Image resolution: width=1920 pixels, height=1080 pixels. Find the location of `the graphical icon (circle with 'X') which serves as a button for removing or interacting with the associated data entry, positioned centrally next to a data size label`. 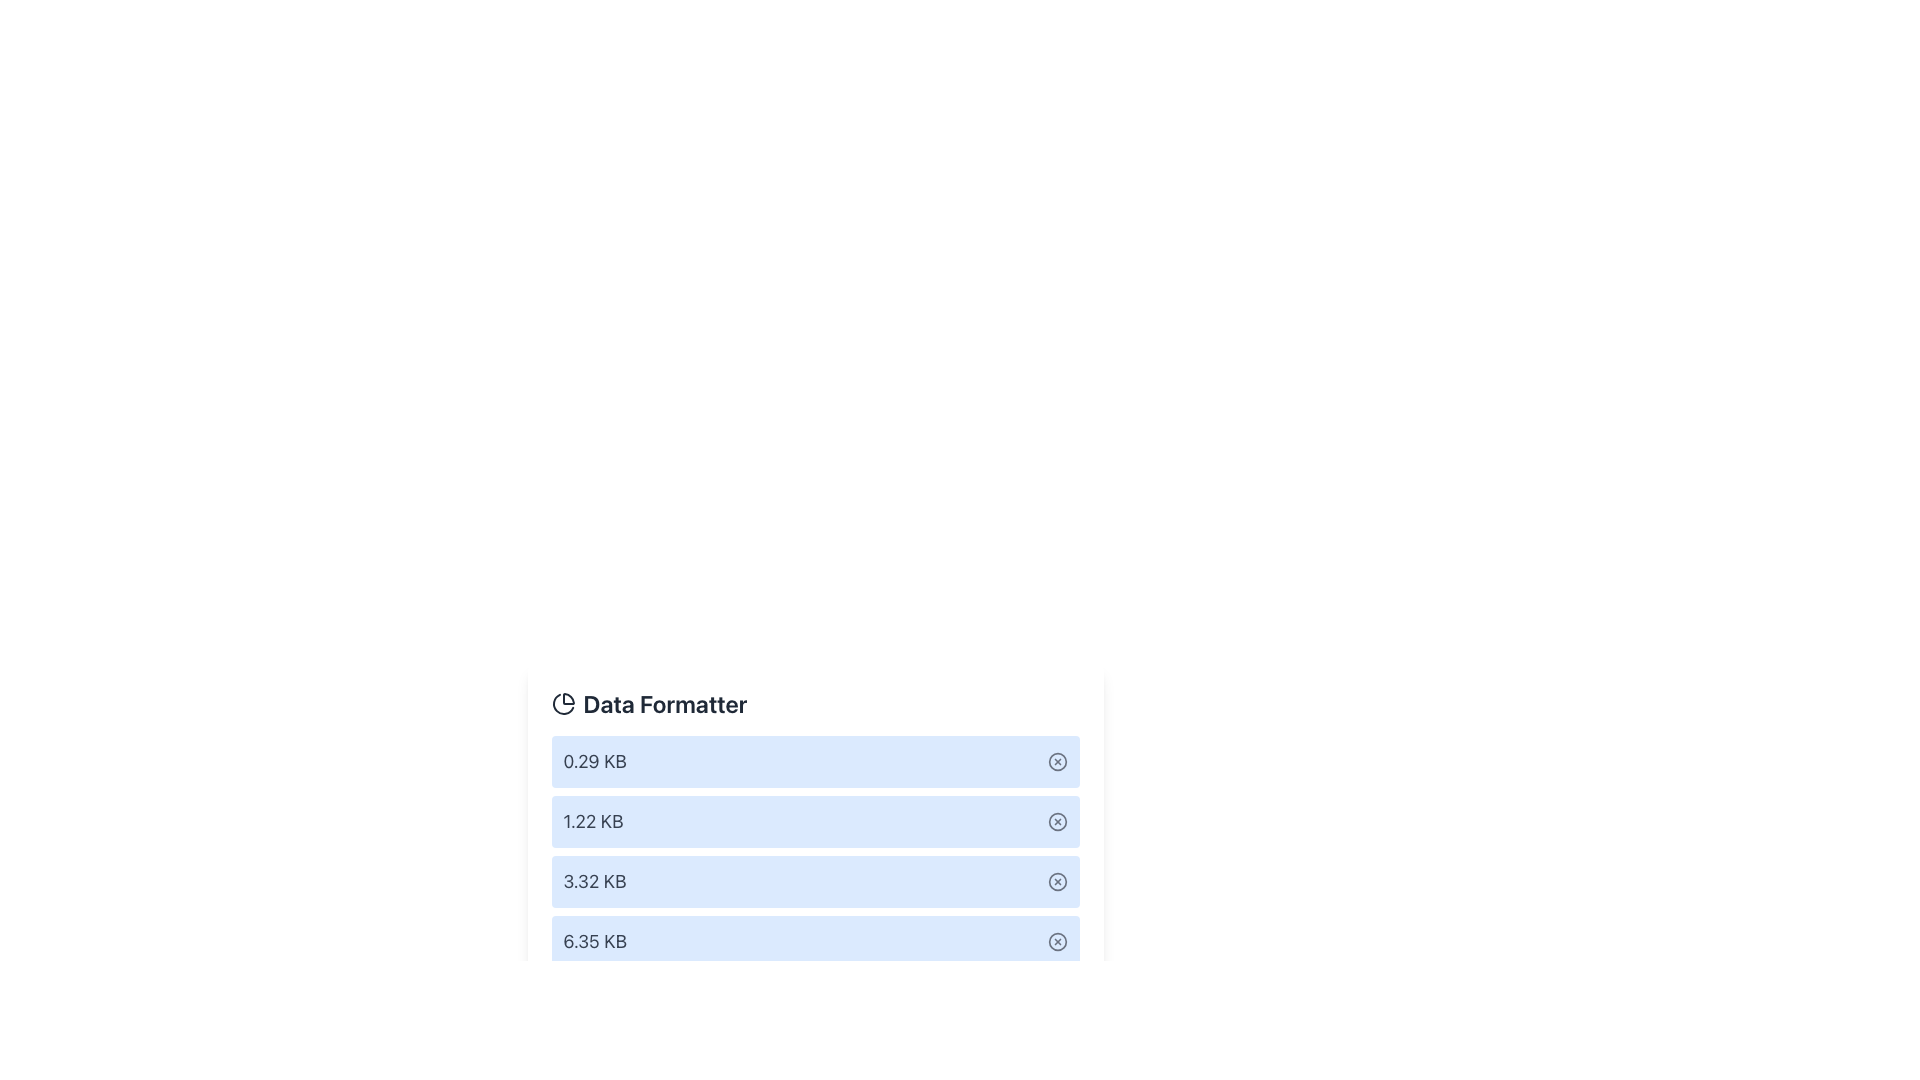

the graphical icon (circle with 'X') which serves as a button for removing or interacting with the associated data entry, positioned centrally next to a data size label is located at coordinates (1056, 762).